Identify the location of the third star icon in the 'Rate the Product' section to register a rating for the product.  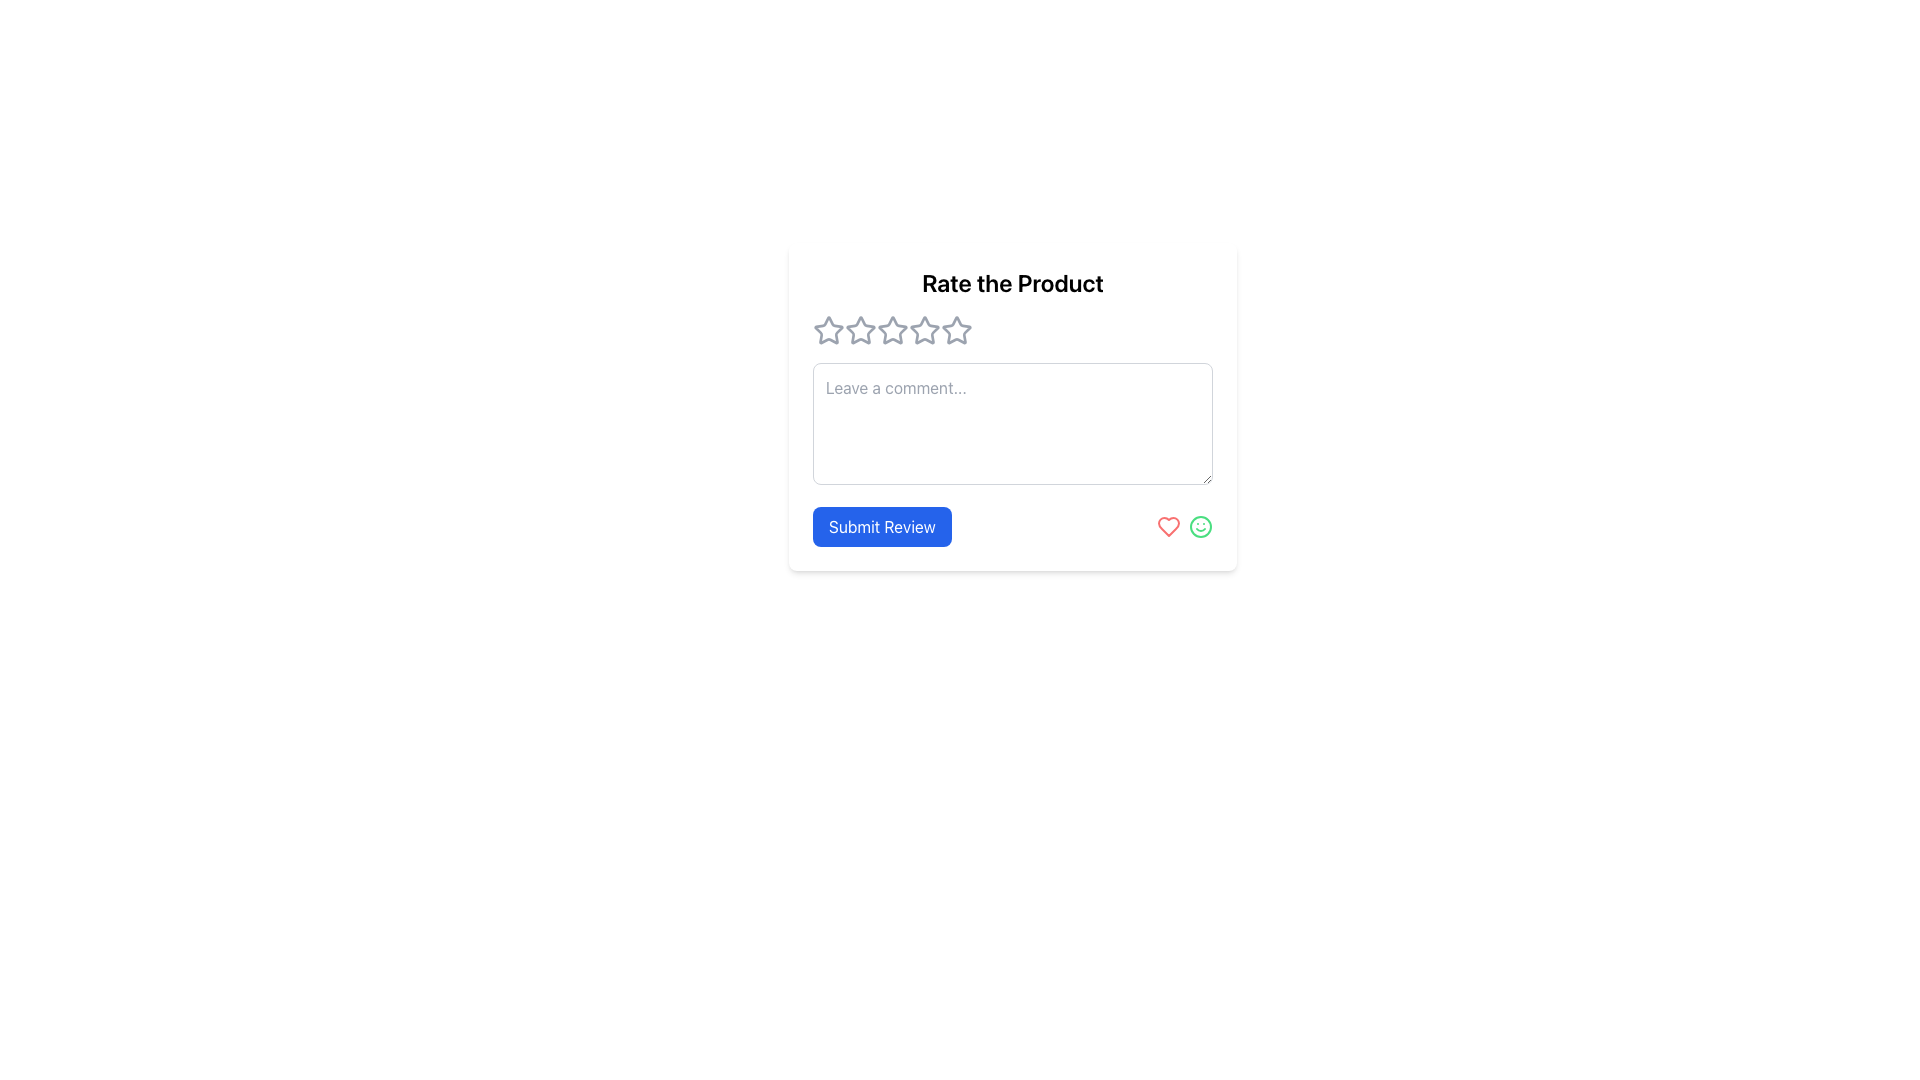
(860, 330).